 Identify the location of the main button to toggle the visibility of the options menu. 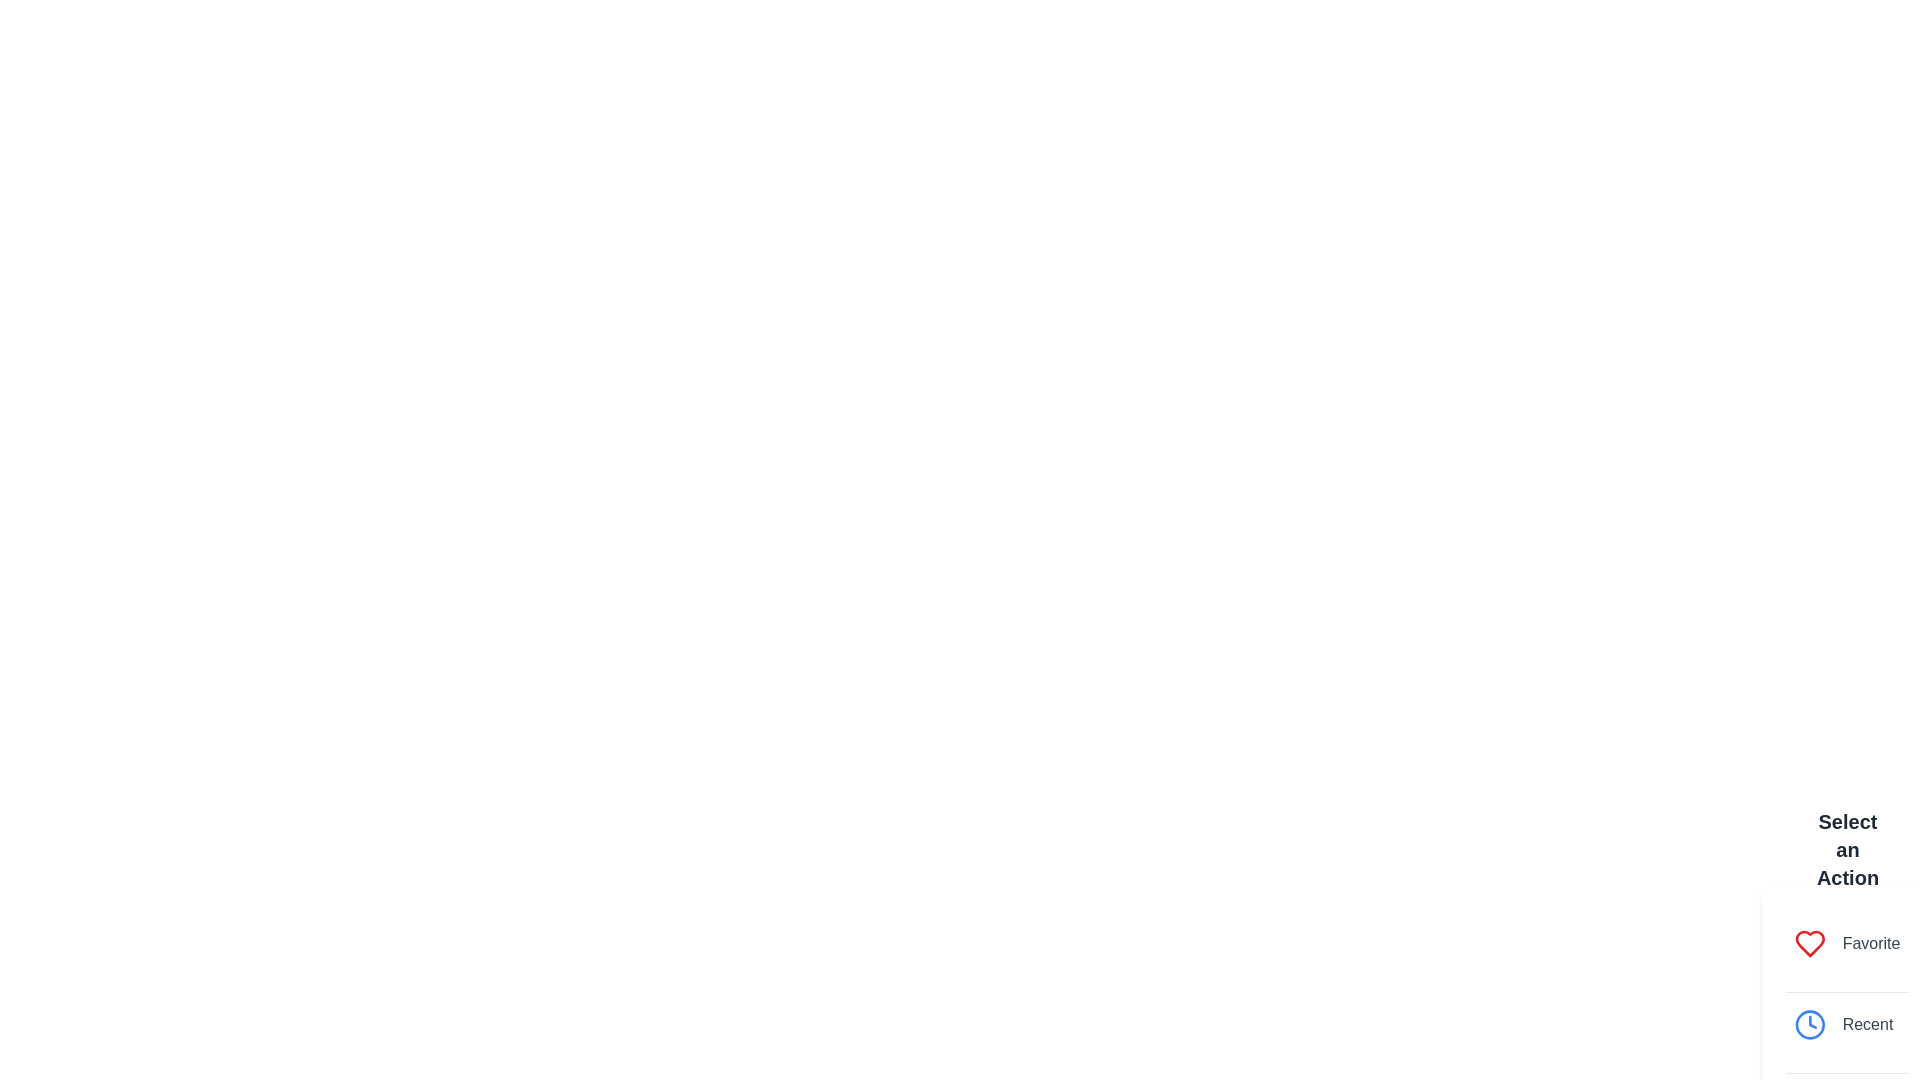
(1847, 1007).